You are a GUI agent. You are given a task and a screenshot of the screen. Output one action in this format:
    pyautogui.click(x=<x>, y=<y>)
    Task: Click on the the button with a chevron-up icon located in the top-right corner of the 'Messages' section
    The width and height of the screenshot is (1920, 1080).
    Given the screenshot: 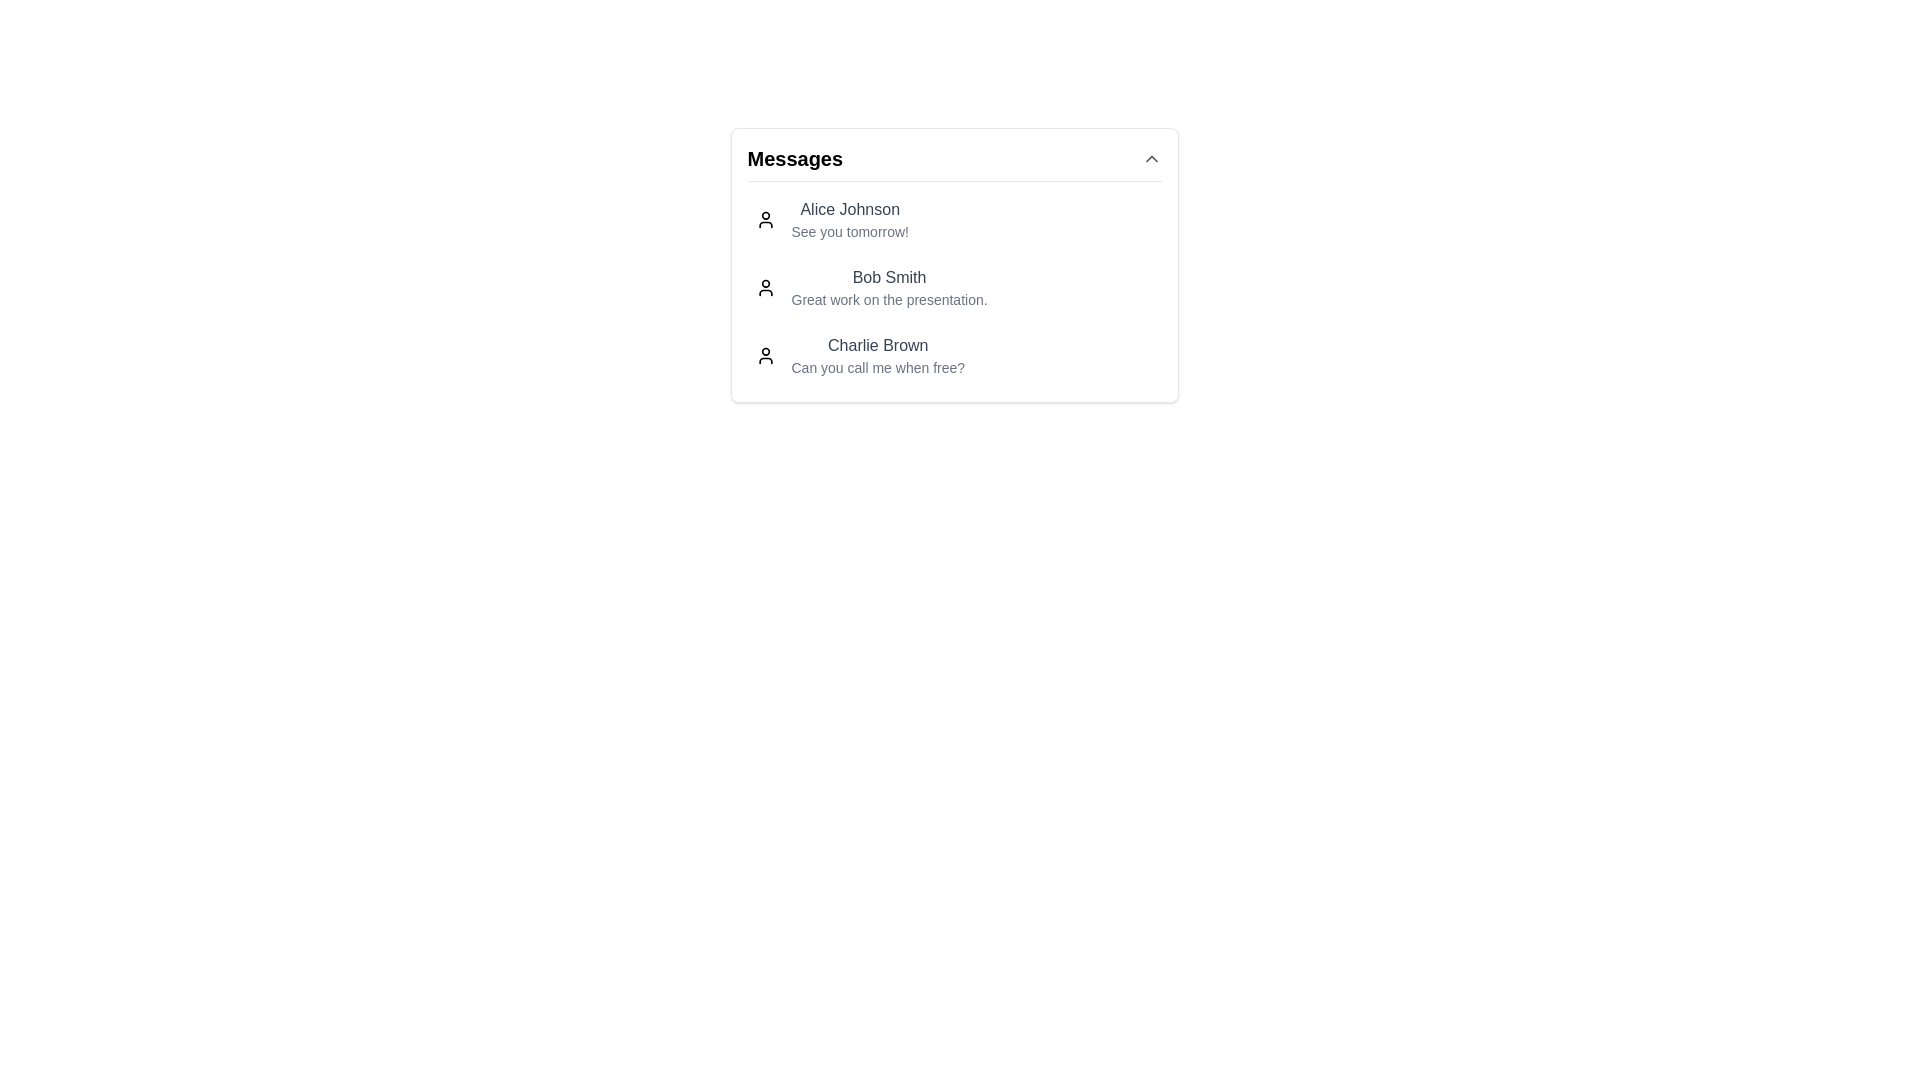 What is the action you would take?
    pyautogui.click(x=1151, y=157)
    